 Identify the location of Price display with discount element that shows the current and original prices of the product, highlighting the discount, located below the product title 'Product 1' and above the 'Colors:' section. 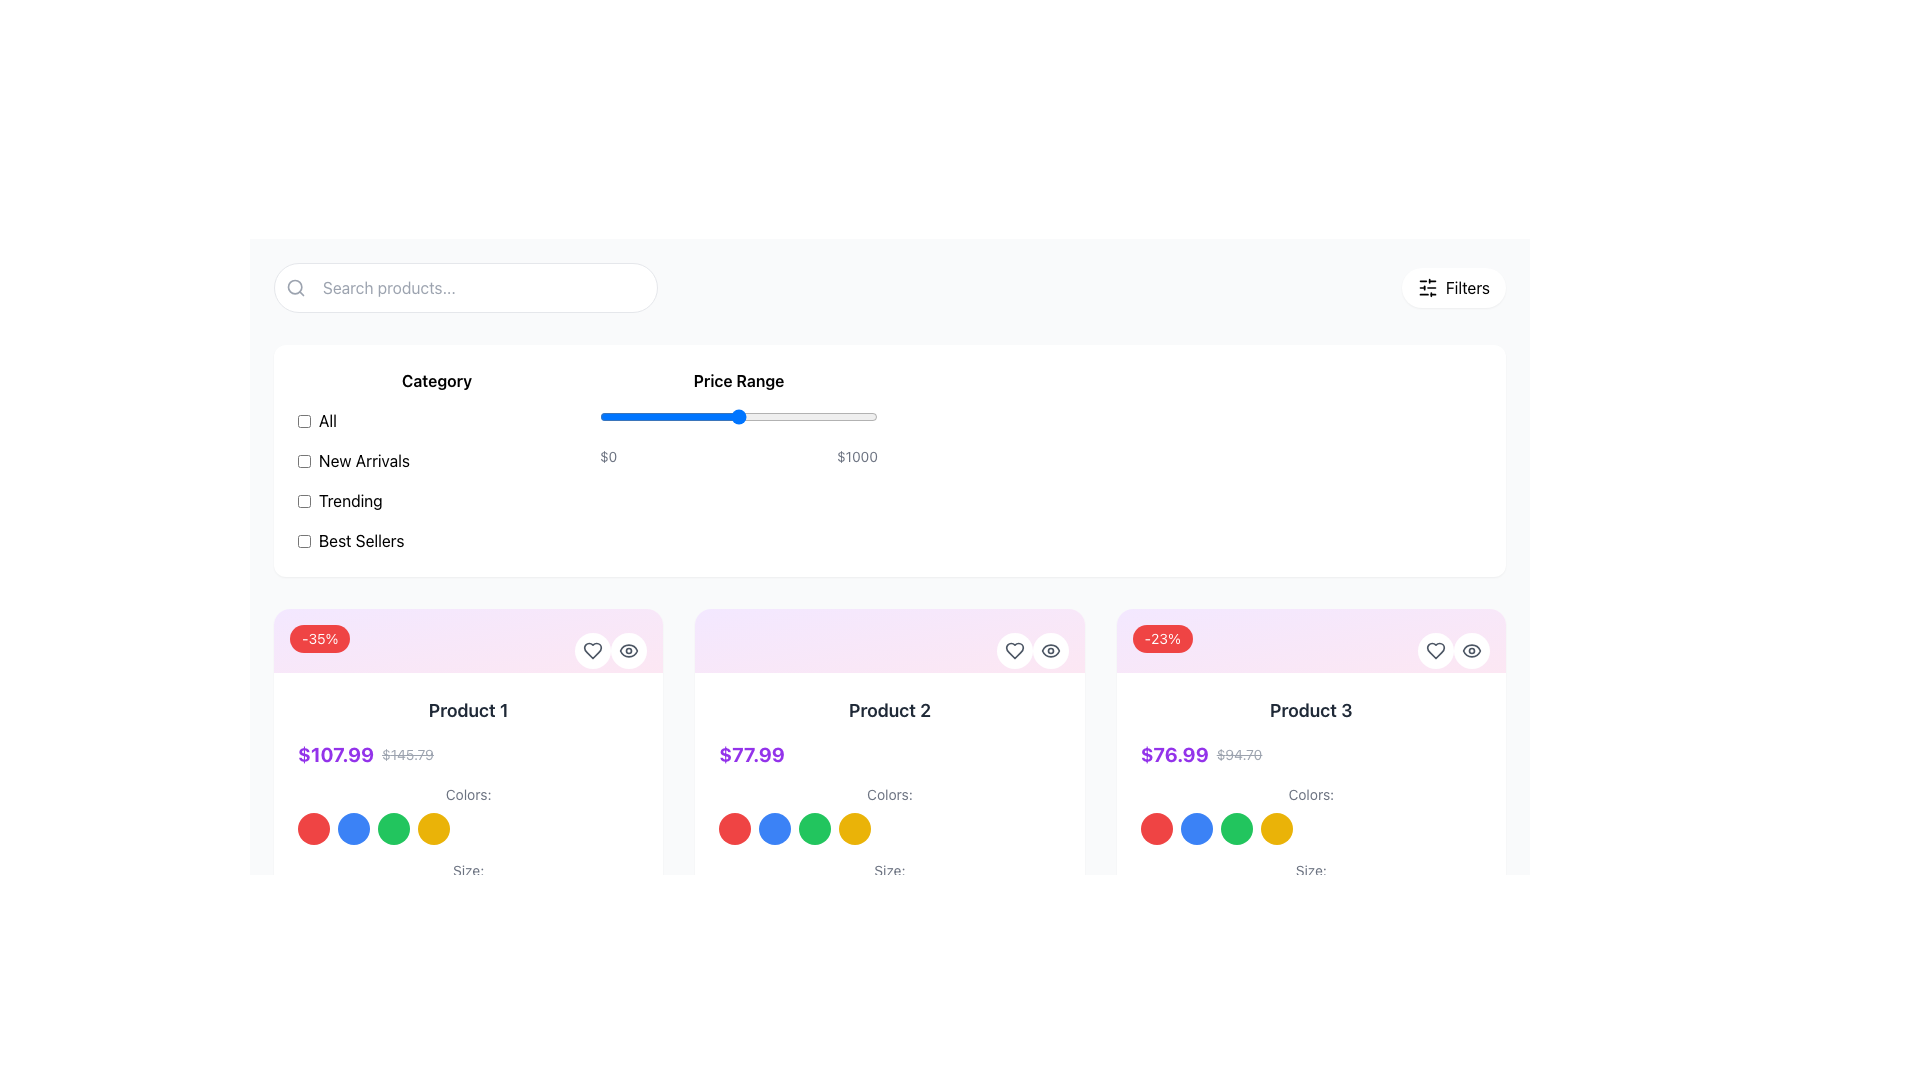
(467, 755).